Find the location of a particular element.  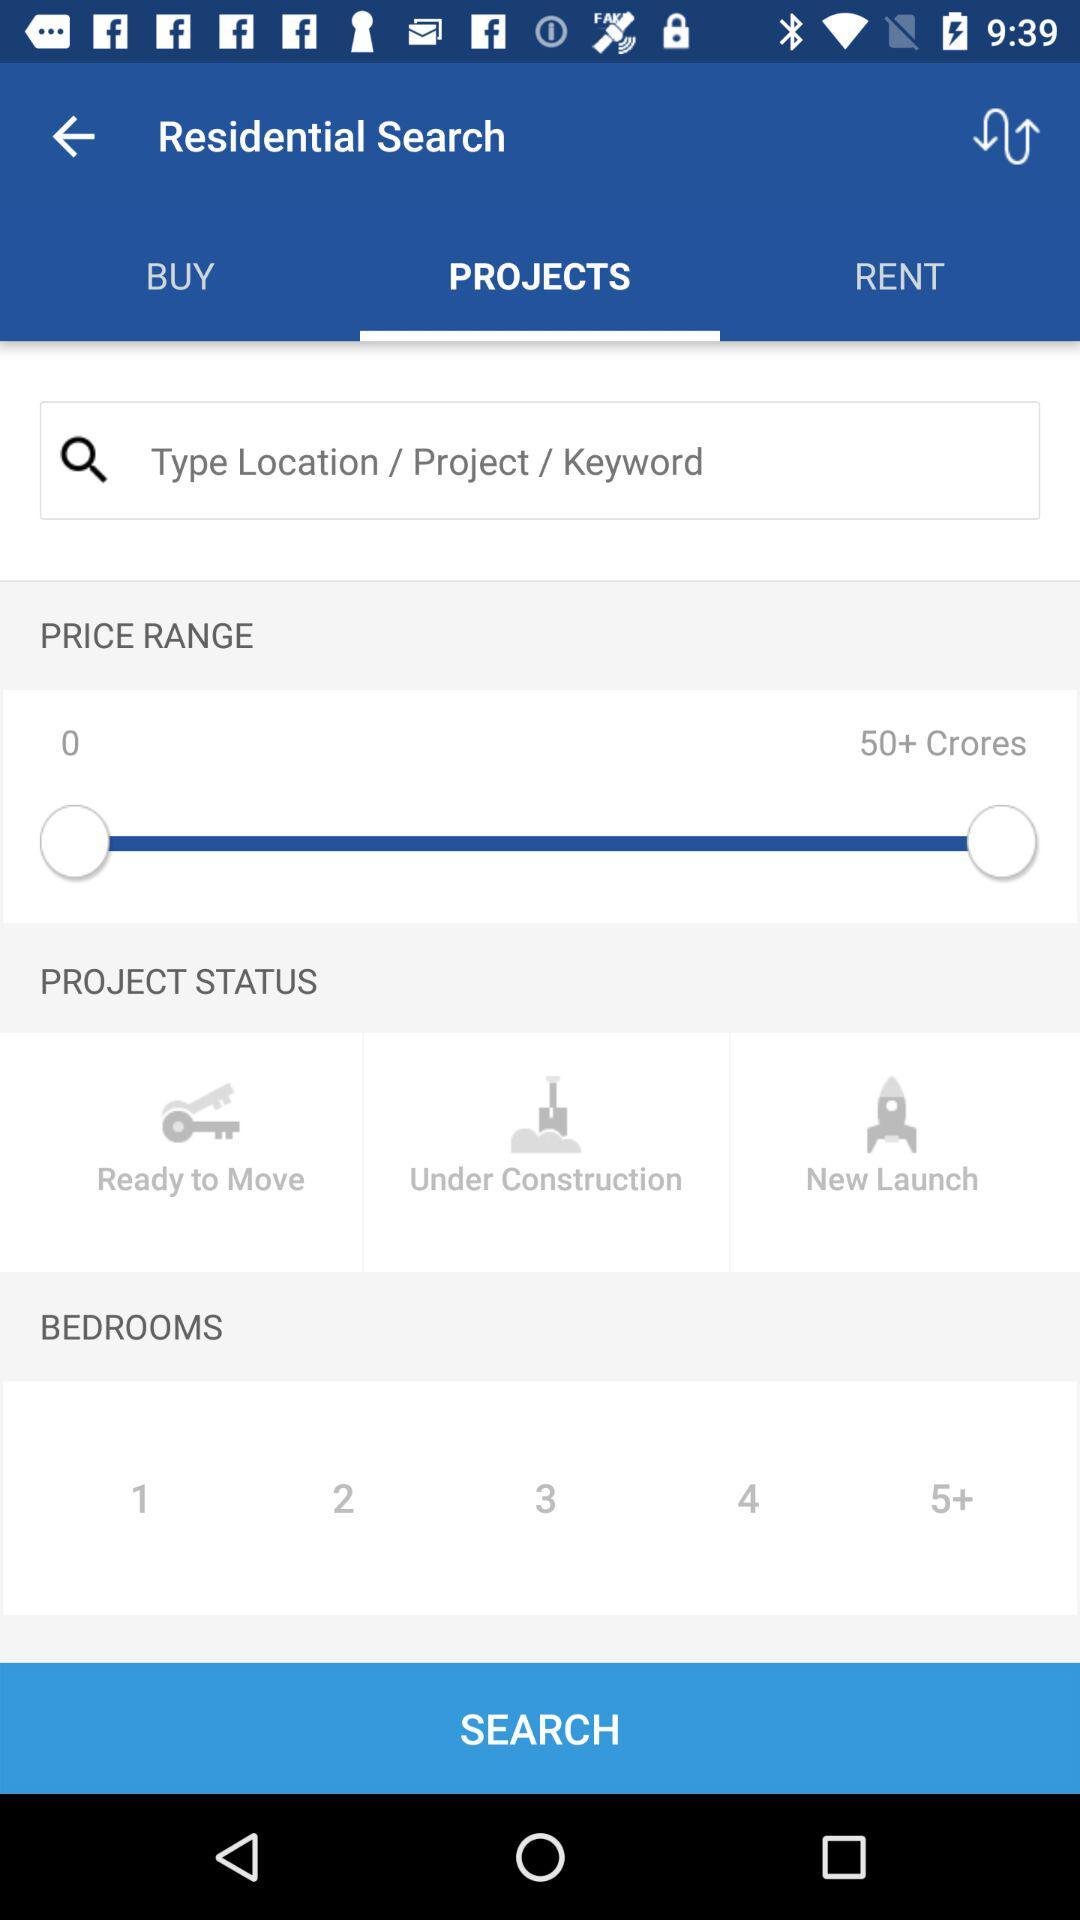

icon to the right of residential search	 icon is located at coordinates (1006, 135).